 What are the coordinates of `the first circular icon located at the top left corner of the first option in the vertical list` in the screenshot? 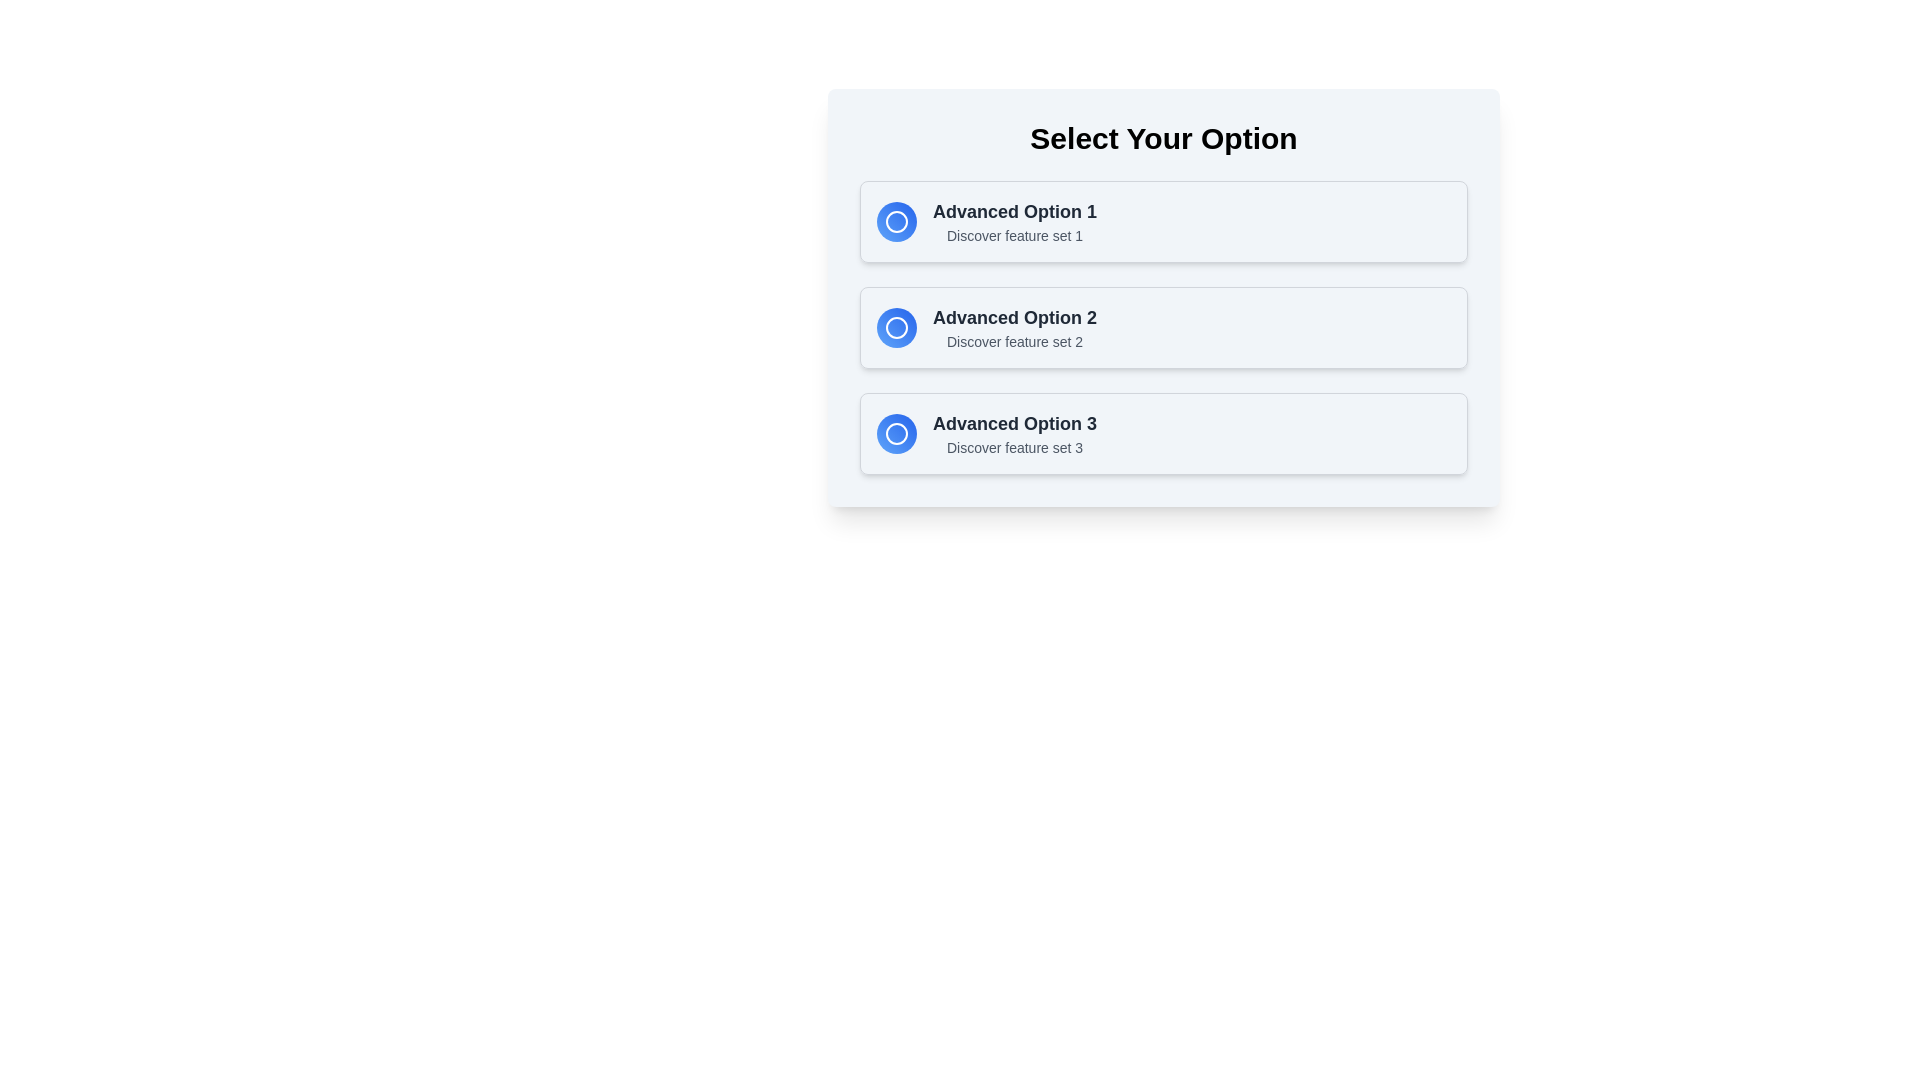 It's located at (896, 222).